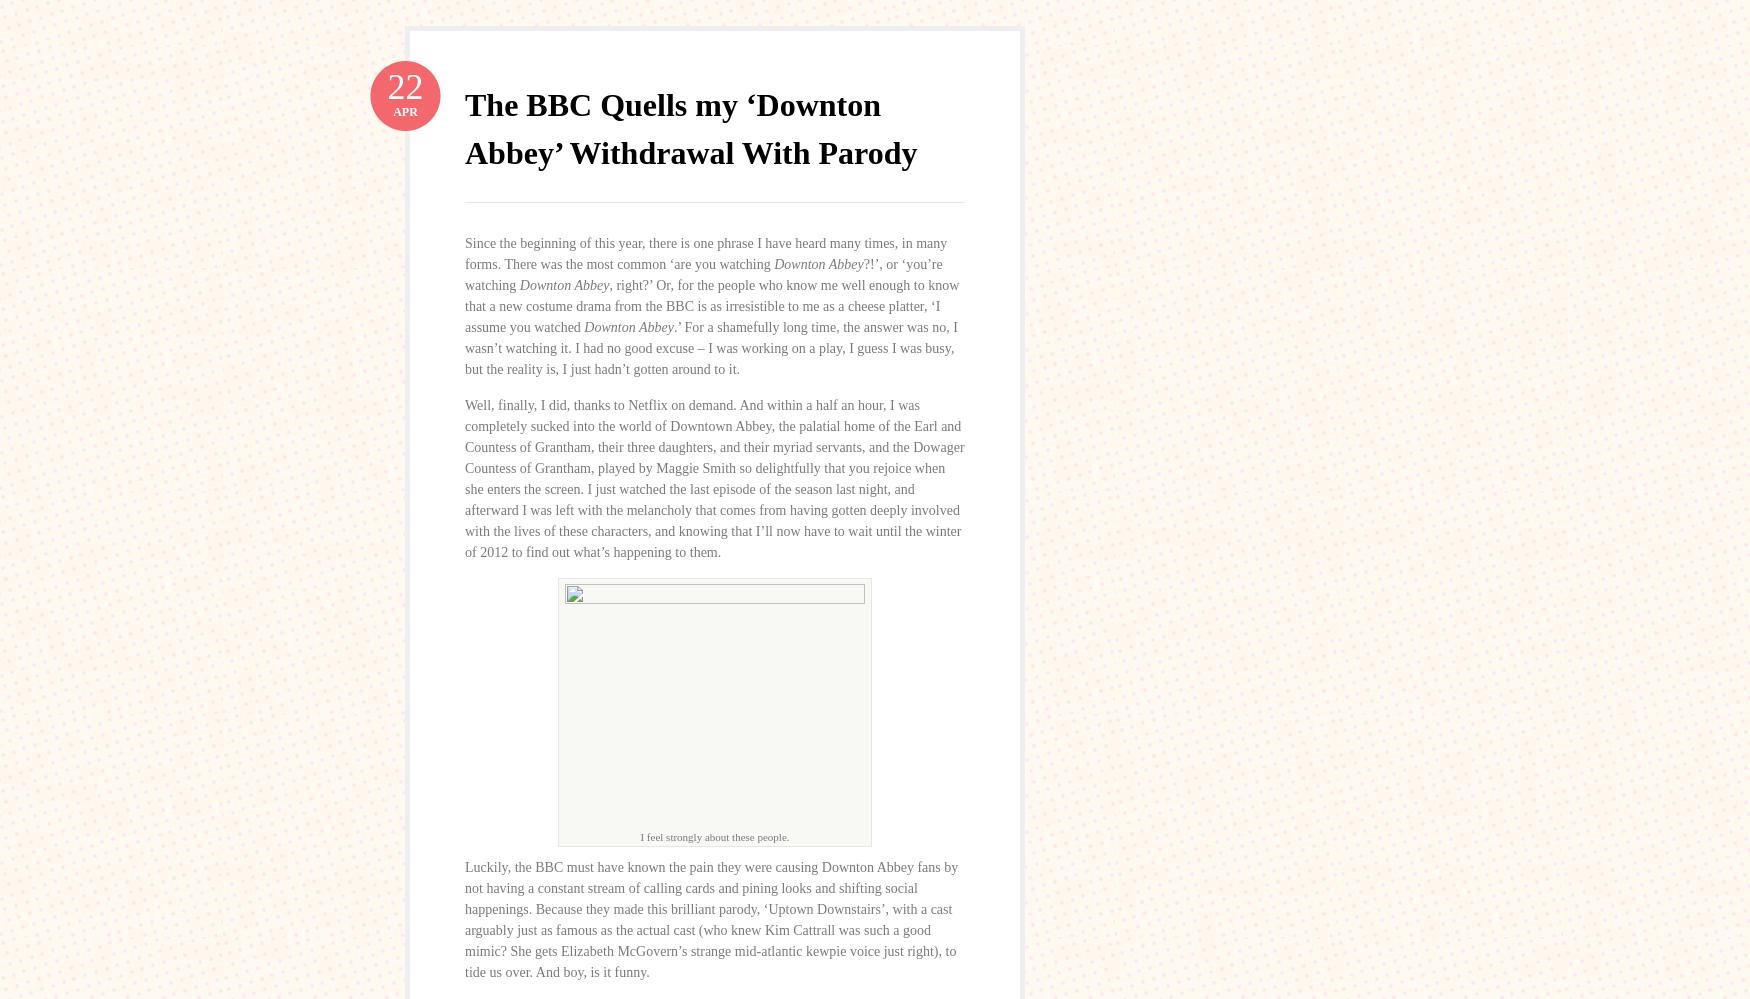 The width and height of the screenshot is (1750, 999). I want to click on 'The BBC Quells my ‘Downton Abbey’ Withdrawal With Parody', so click(464, 127).